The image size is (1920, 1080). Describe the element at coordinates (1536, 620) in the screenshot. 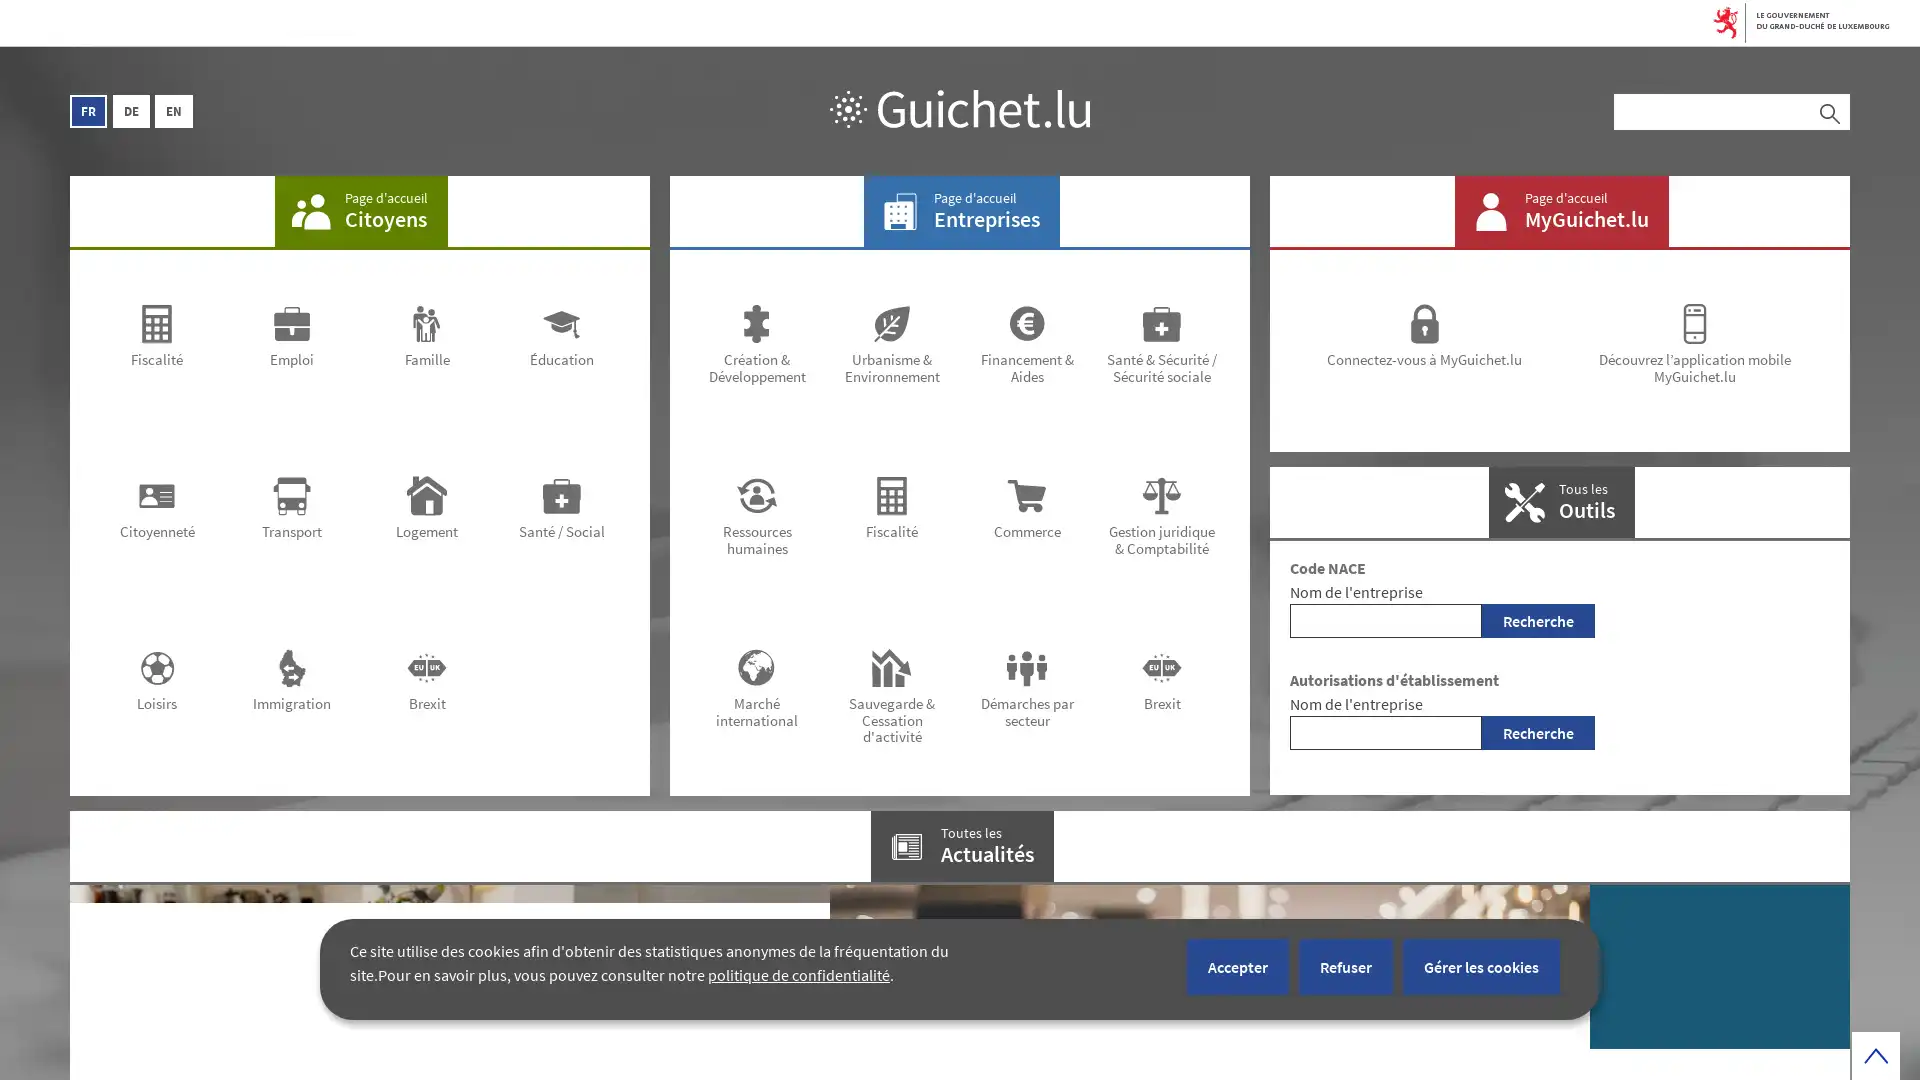

I see `Recherche` at that location.